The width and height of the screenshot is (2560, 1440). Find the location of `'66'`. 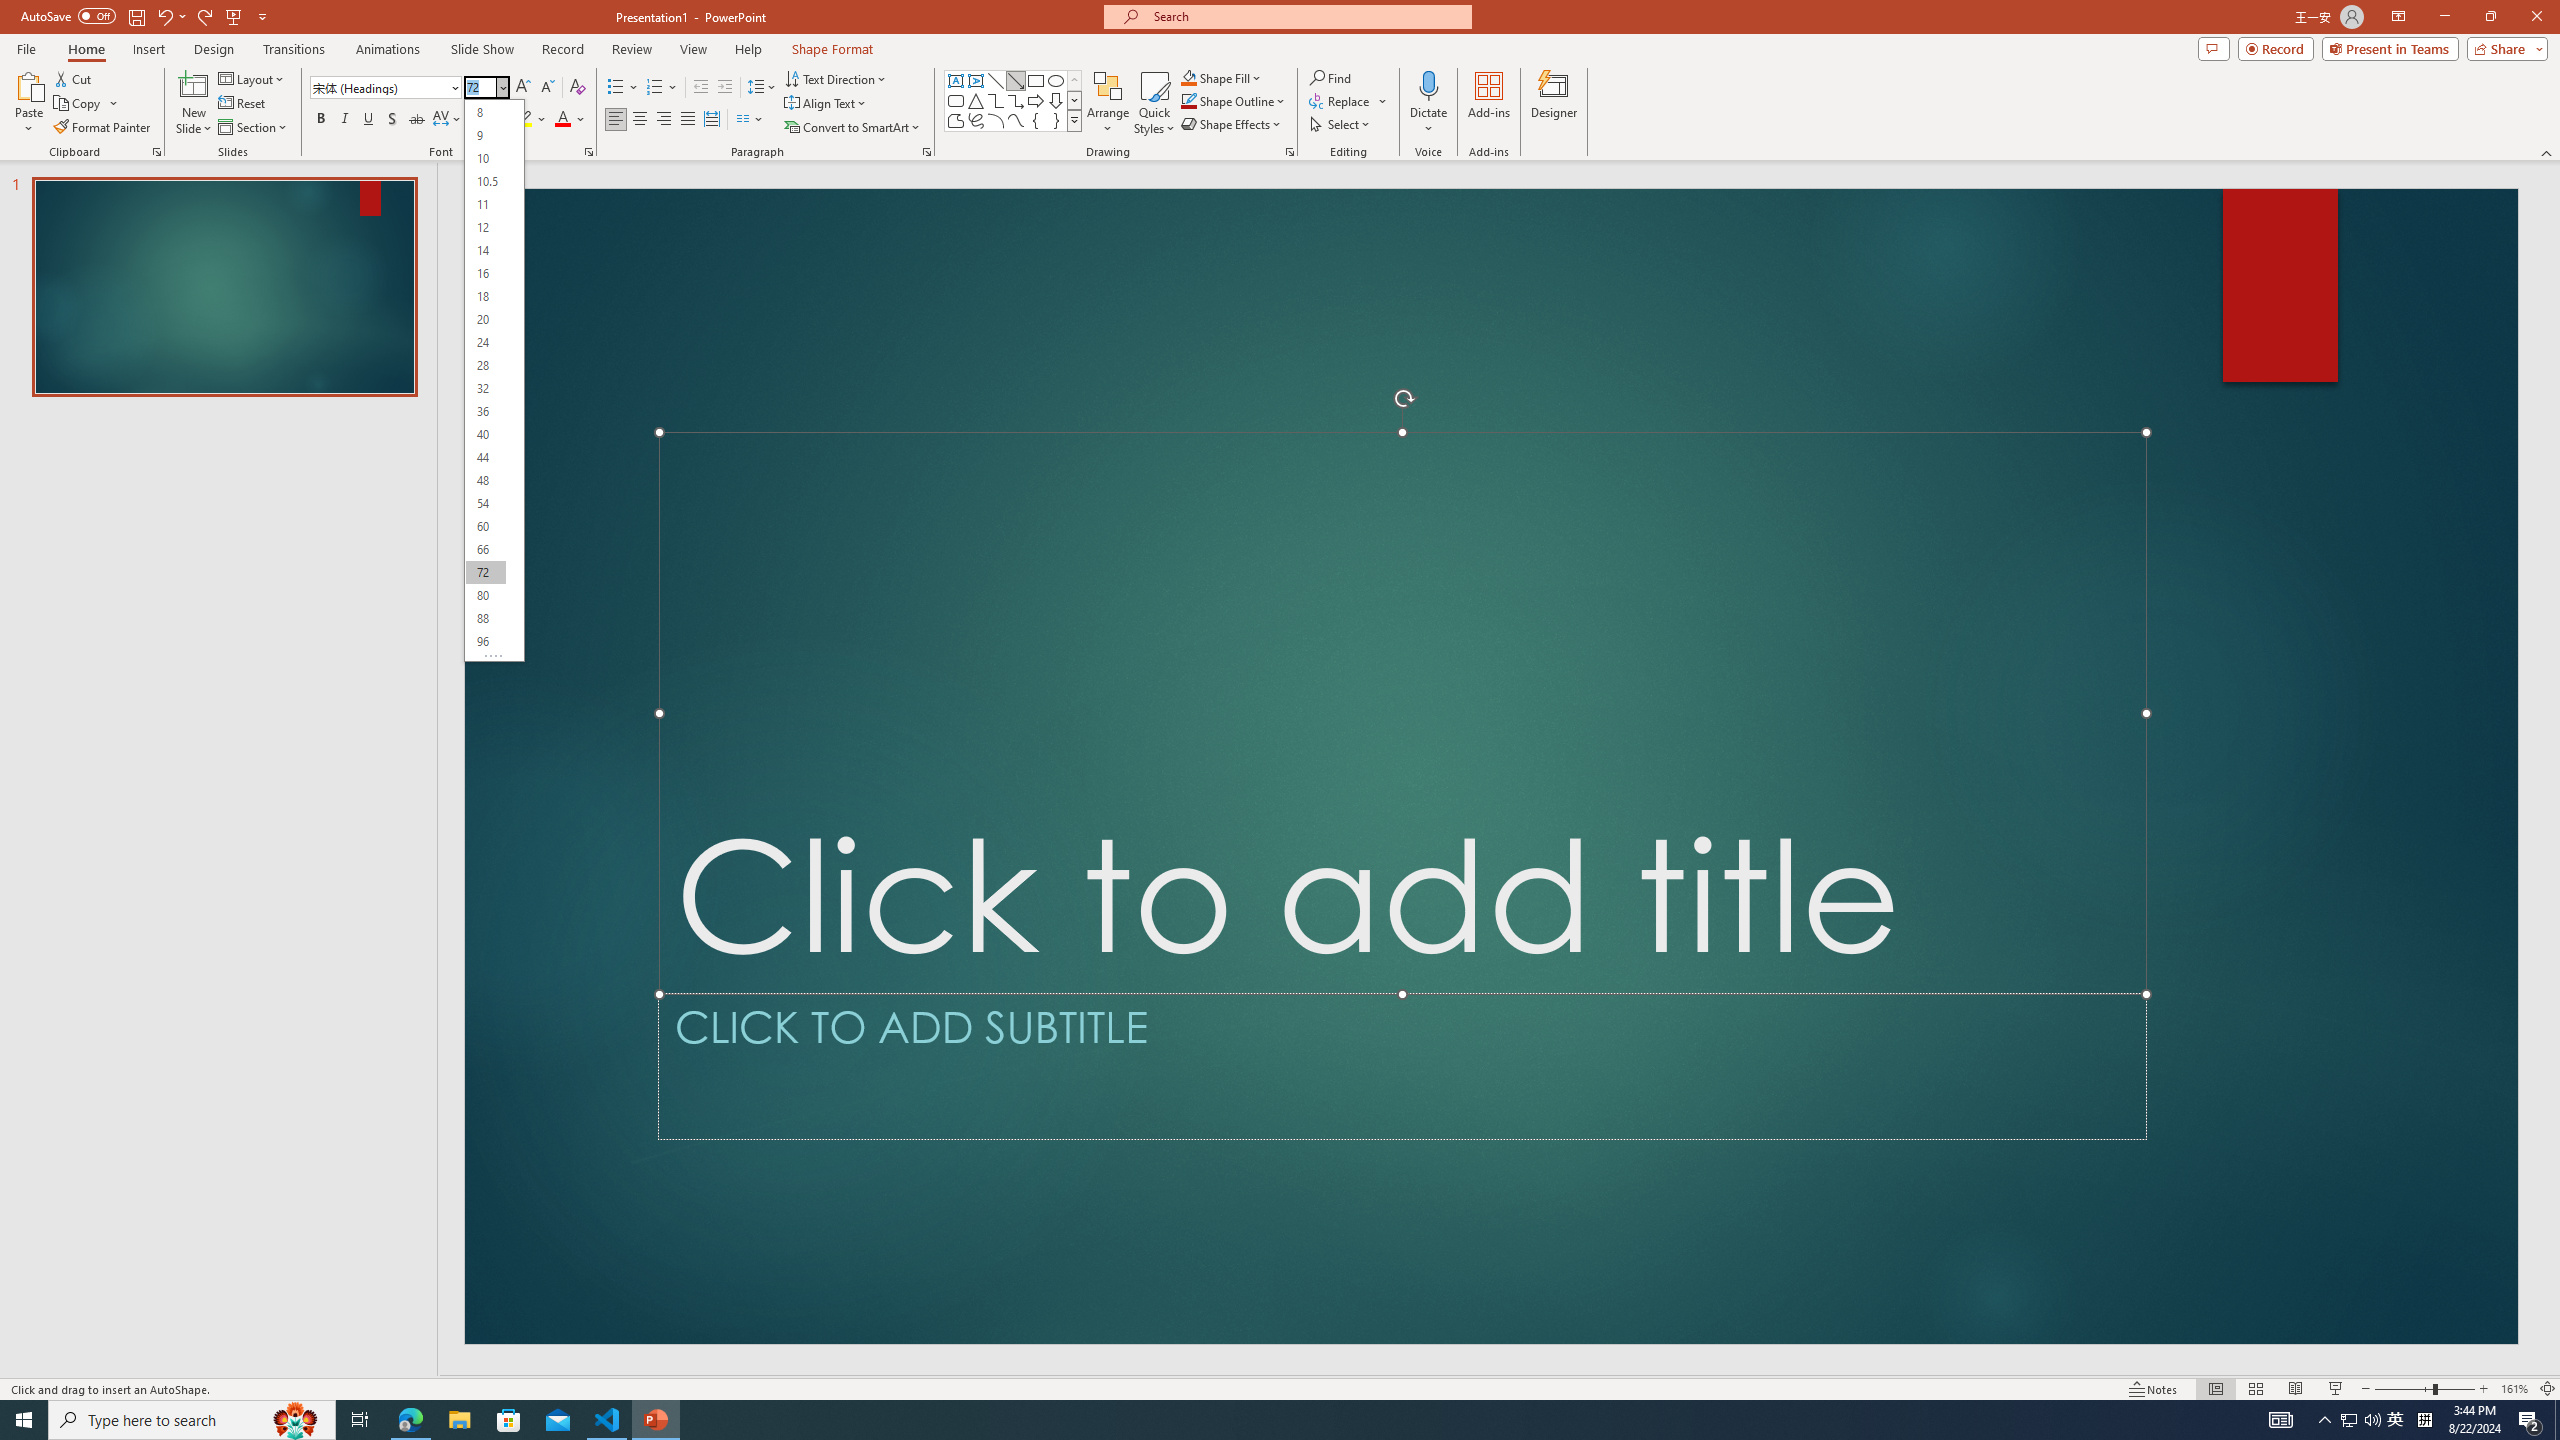

'66' is located at coordinates (485, 549).